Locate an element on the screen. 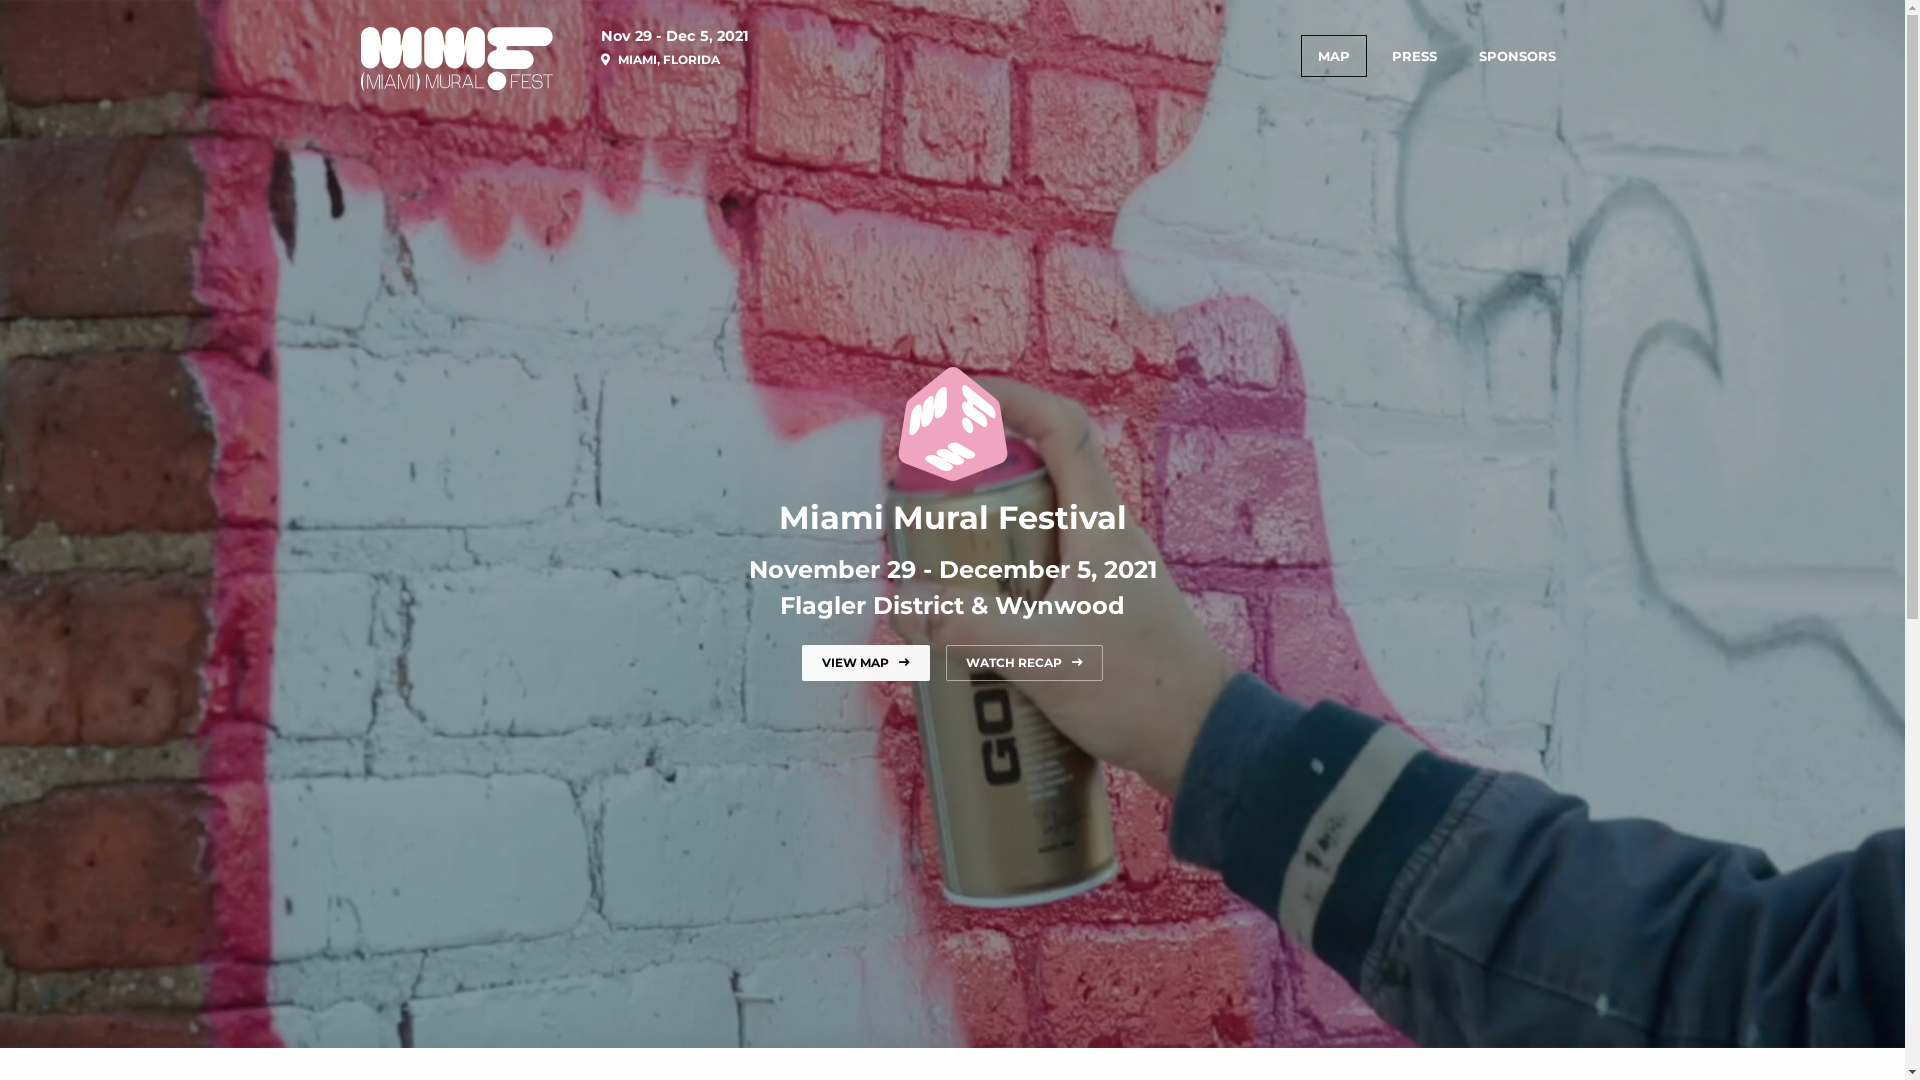 The height and width of the screenshot is (1080, 1920). 'PRESS' is located at coordinates (1412, 55).